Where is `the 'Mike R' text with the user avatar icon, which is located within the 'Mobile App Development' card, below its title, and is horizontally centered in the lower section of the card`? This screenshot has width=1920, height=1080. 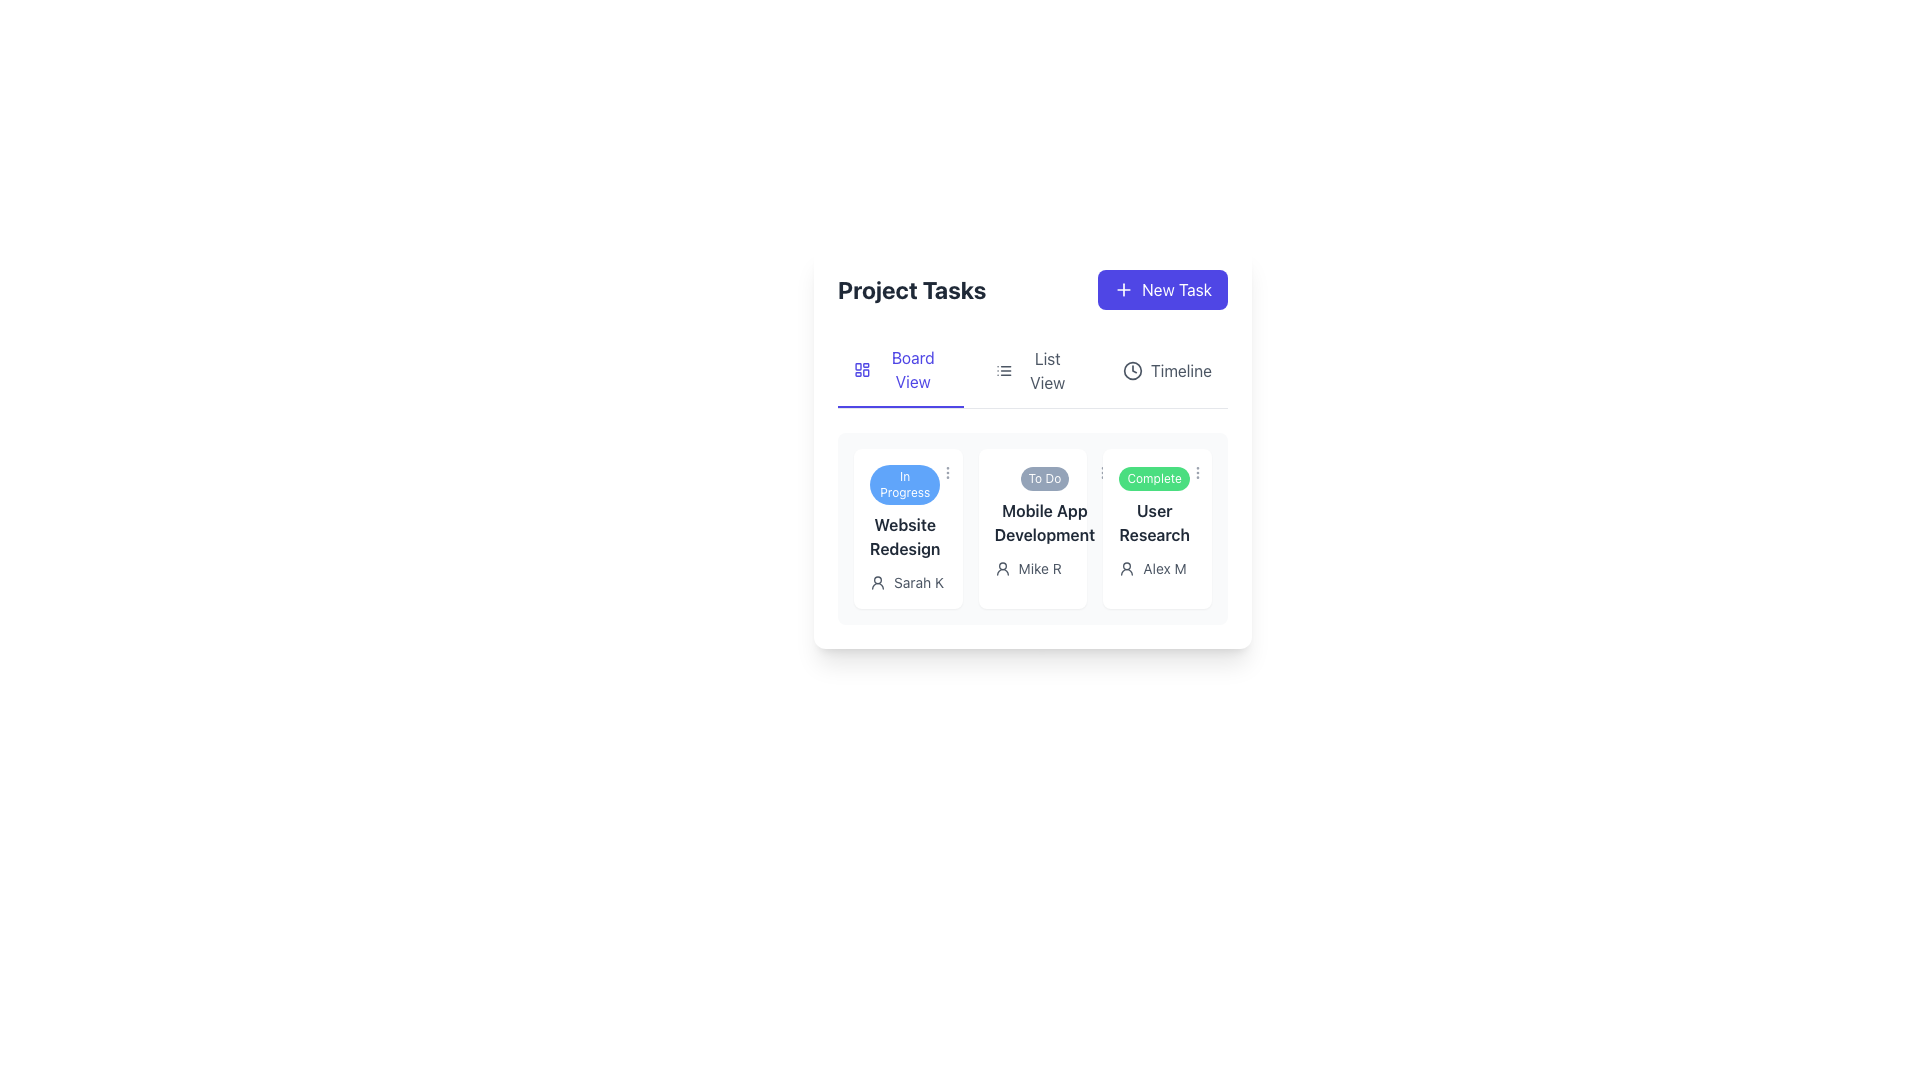
the 'Mike R' text with the user avatar icon, which is located within the 'Mobile App Development' card, below its title, and is horizontally centered in the lower section of the card is located at coordinates (1032, 569).